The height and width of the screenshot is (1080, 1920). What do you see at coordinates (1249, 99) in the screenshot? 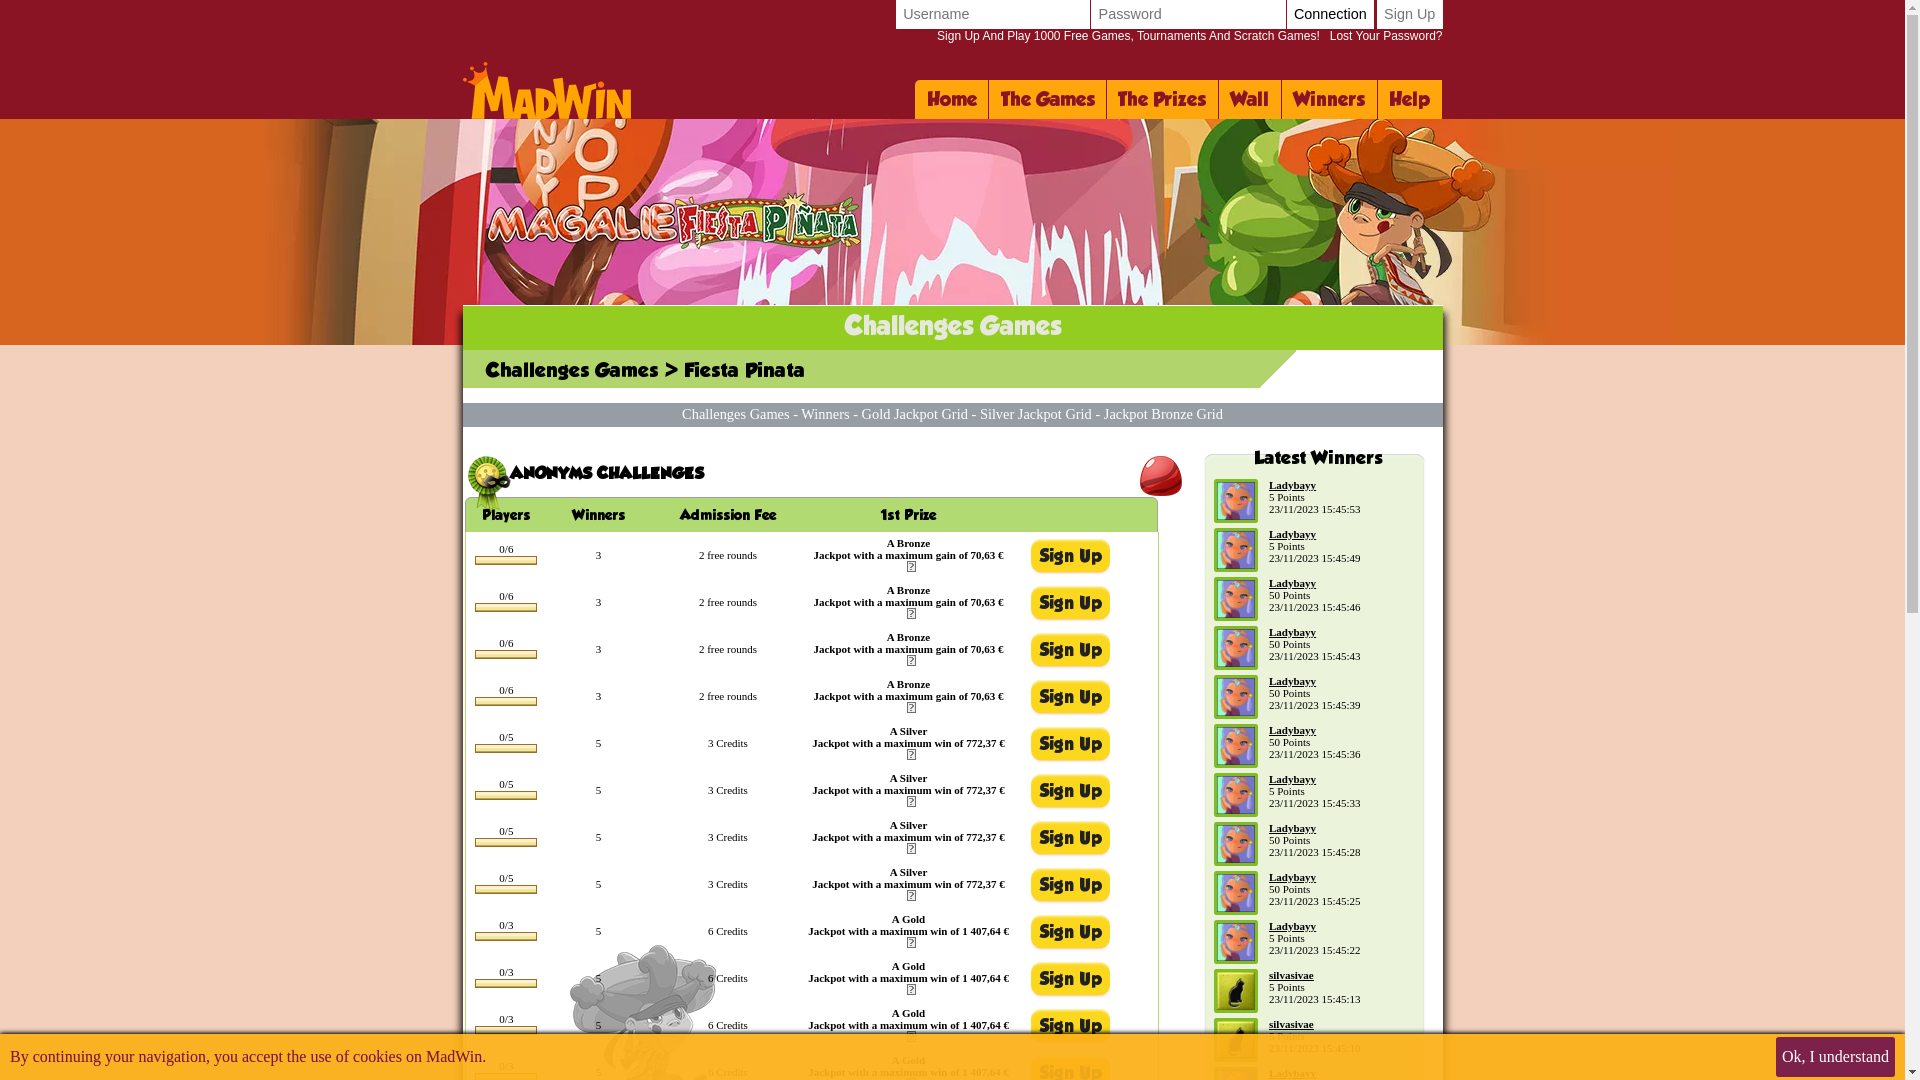
I see `'Wall'` at bounding box center [1249, 99].